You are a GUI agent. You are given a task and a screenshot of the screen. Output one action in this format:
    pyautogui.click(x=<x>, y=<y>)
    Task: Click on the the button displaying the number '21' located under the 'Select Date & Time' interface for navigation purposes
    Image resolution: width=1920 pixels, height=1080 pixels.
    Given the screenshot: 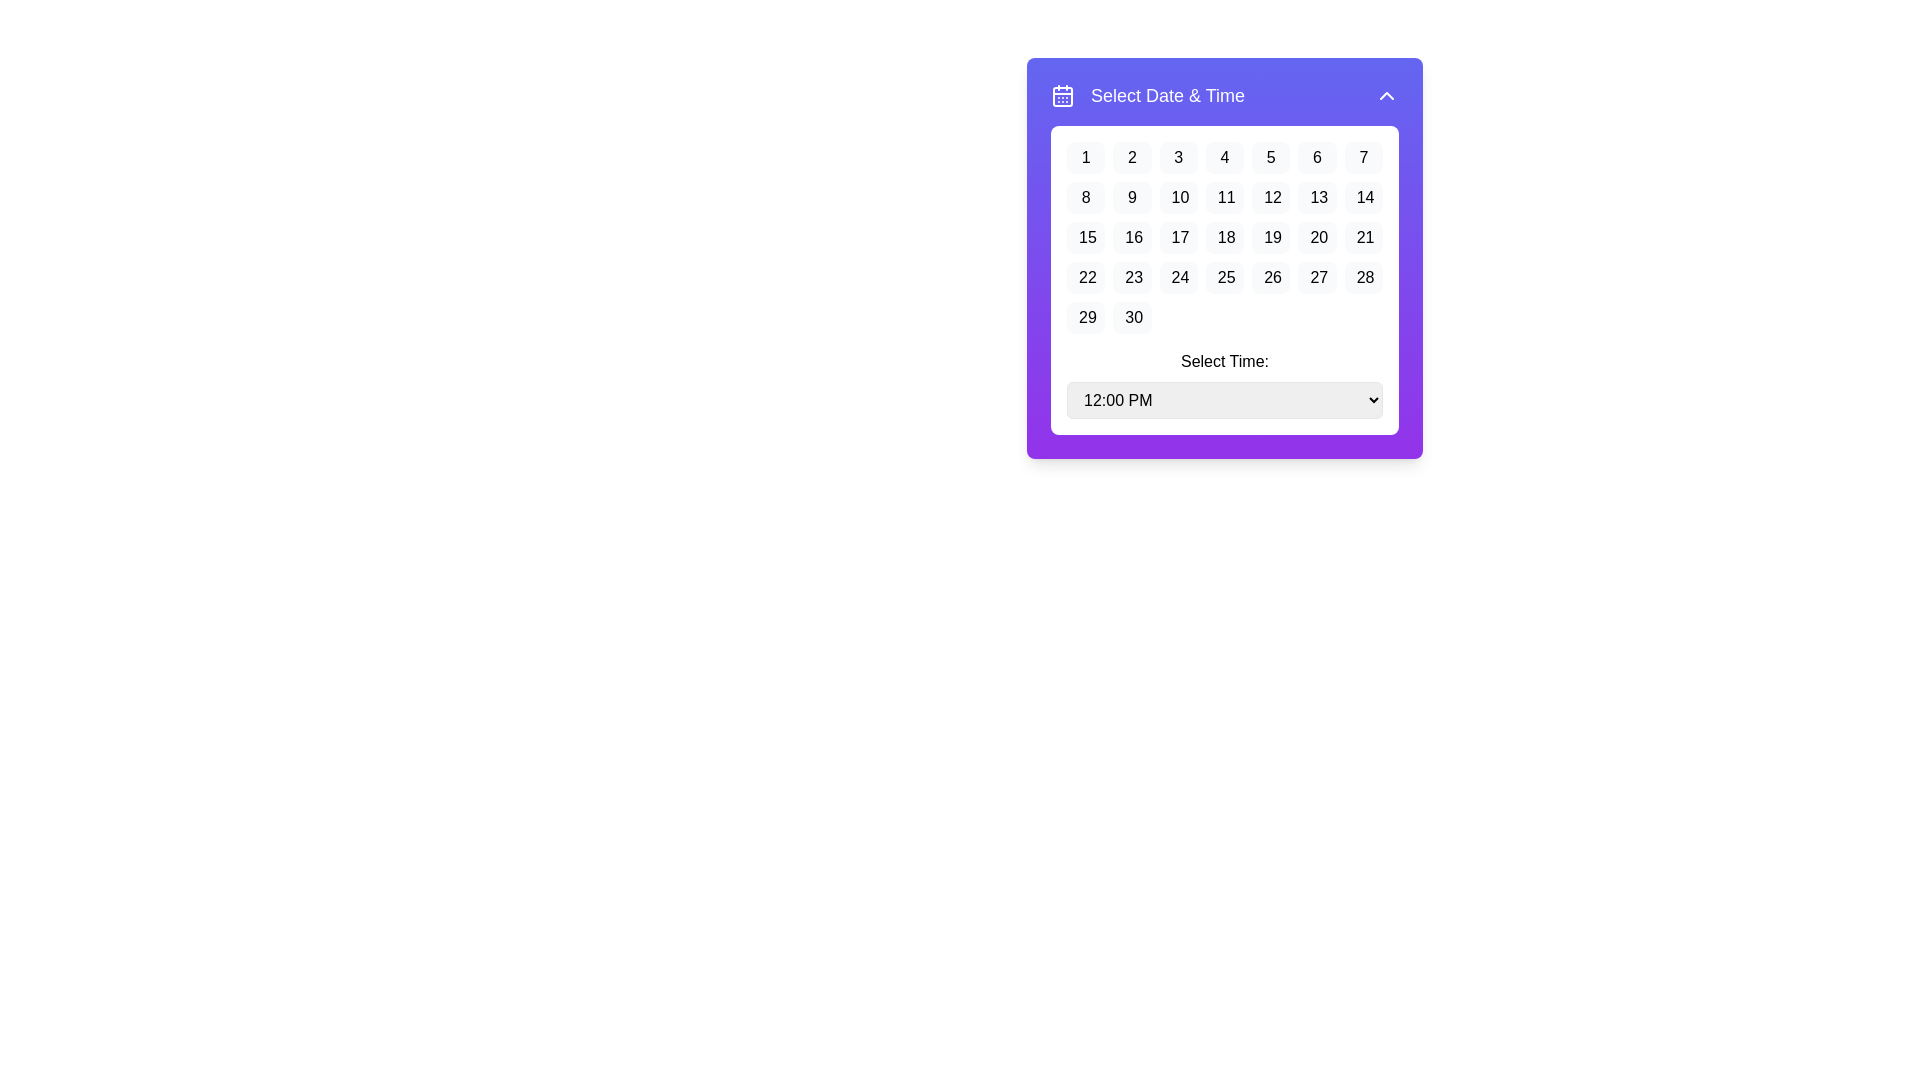 What is the action you would take?
    pyautogui.click(x=1362, y=237)
    